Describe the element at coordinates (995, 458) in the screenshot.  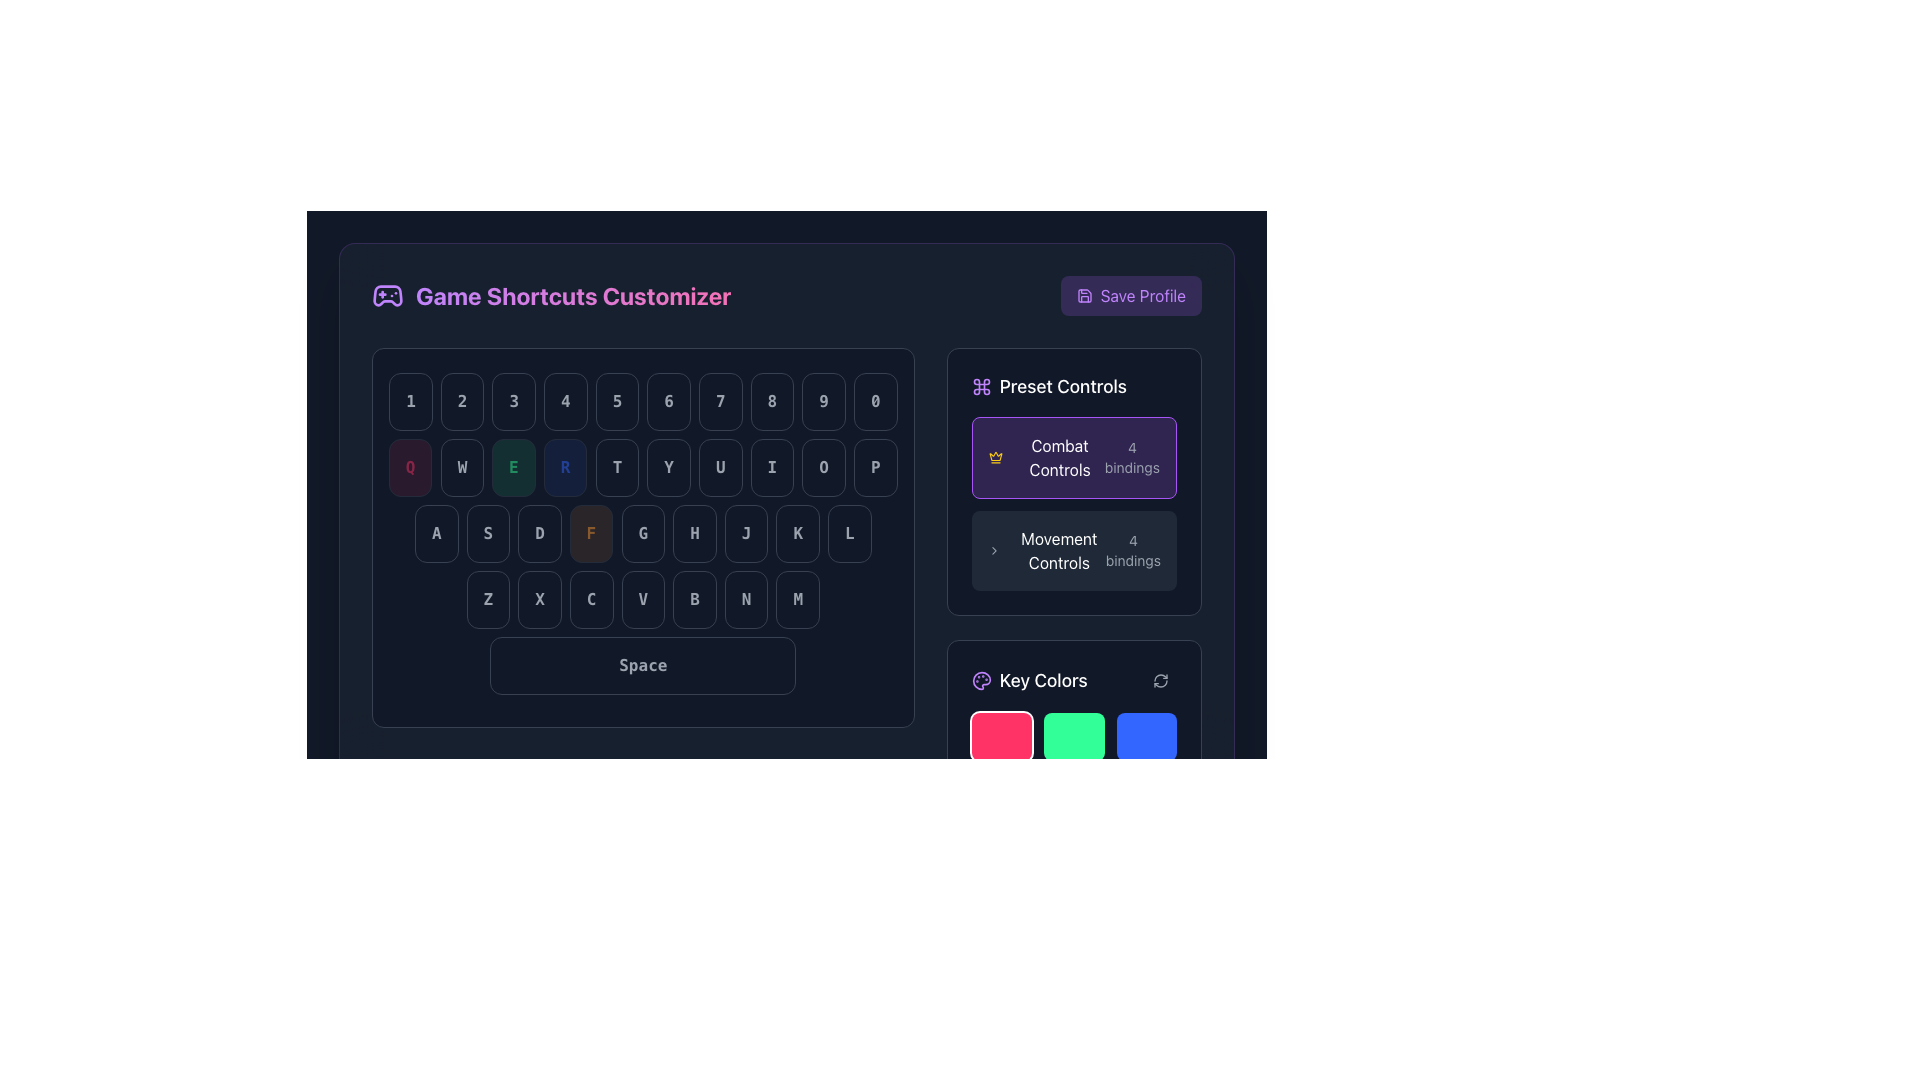
I see `the 'Combat Controls' icon located to the left of the 'Combat Controls' label in the 'Preset Controls' section` at that location.